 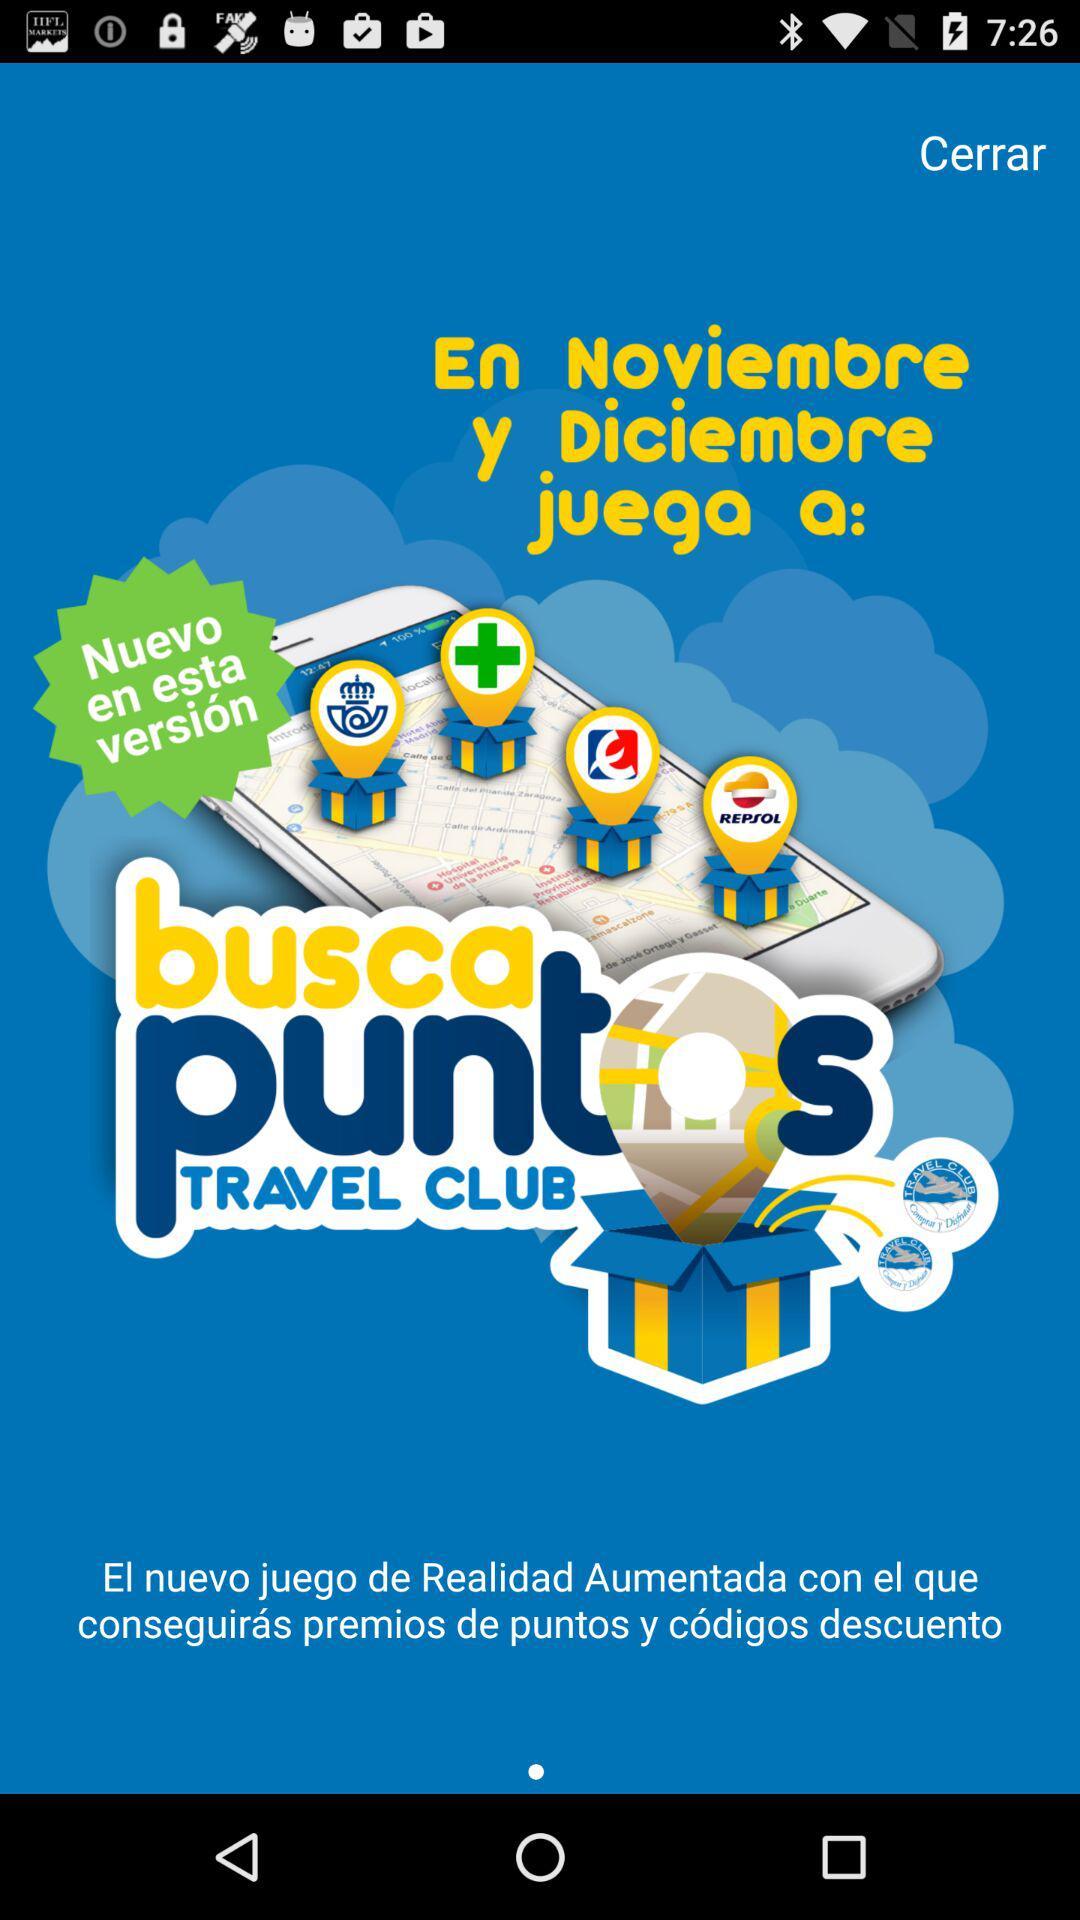 What do you see at coordinates (981, 151) in the screenshot?
I see `cerrar` at bounding box center [981, 151].